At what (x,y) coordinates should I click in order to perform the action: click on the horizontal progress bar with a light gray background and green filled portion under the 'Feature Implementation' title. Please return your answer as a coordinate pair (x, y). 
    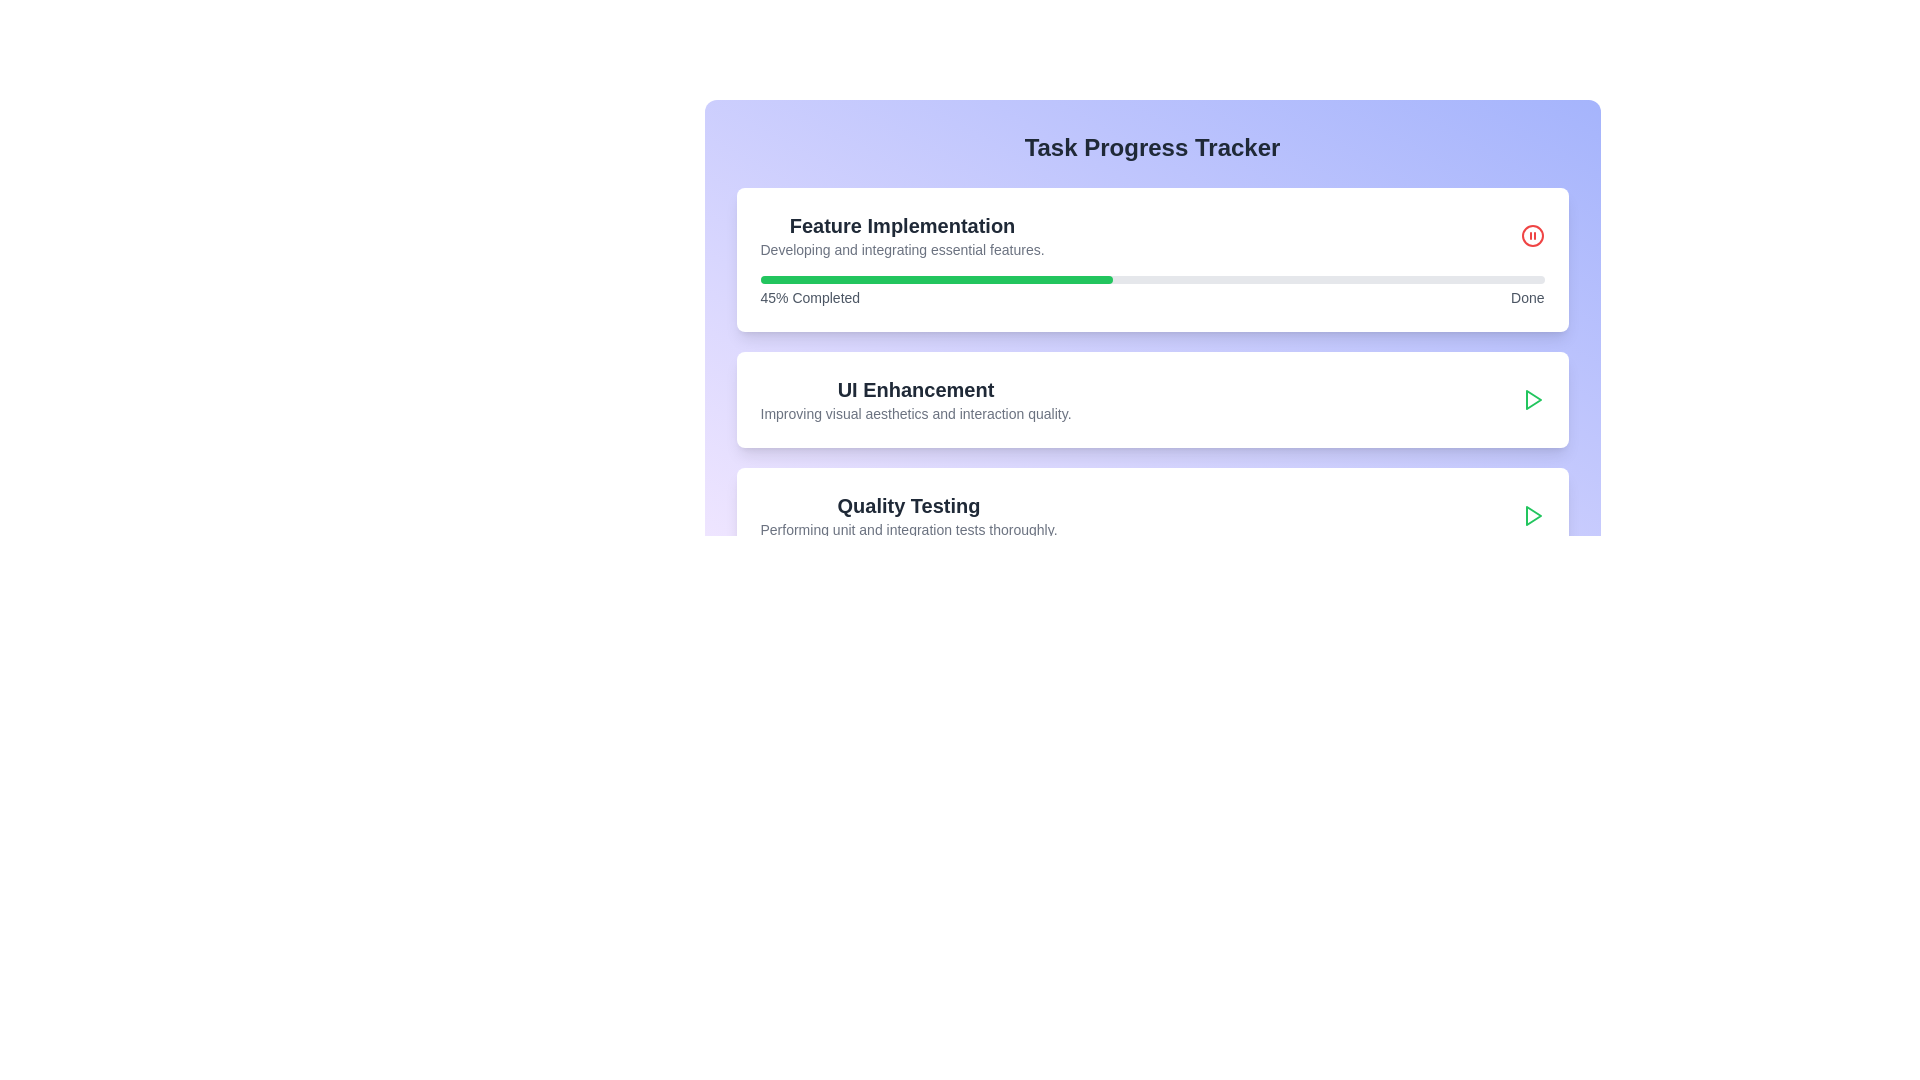
    Looking at the image, I should click on (1152, 280).